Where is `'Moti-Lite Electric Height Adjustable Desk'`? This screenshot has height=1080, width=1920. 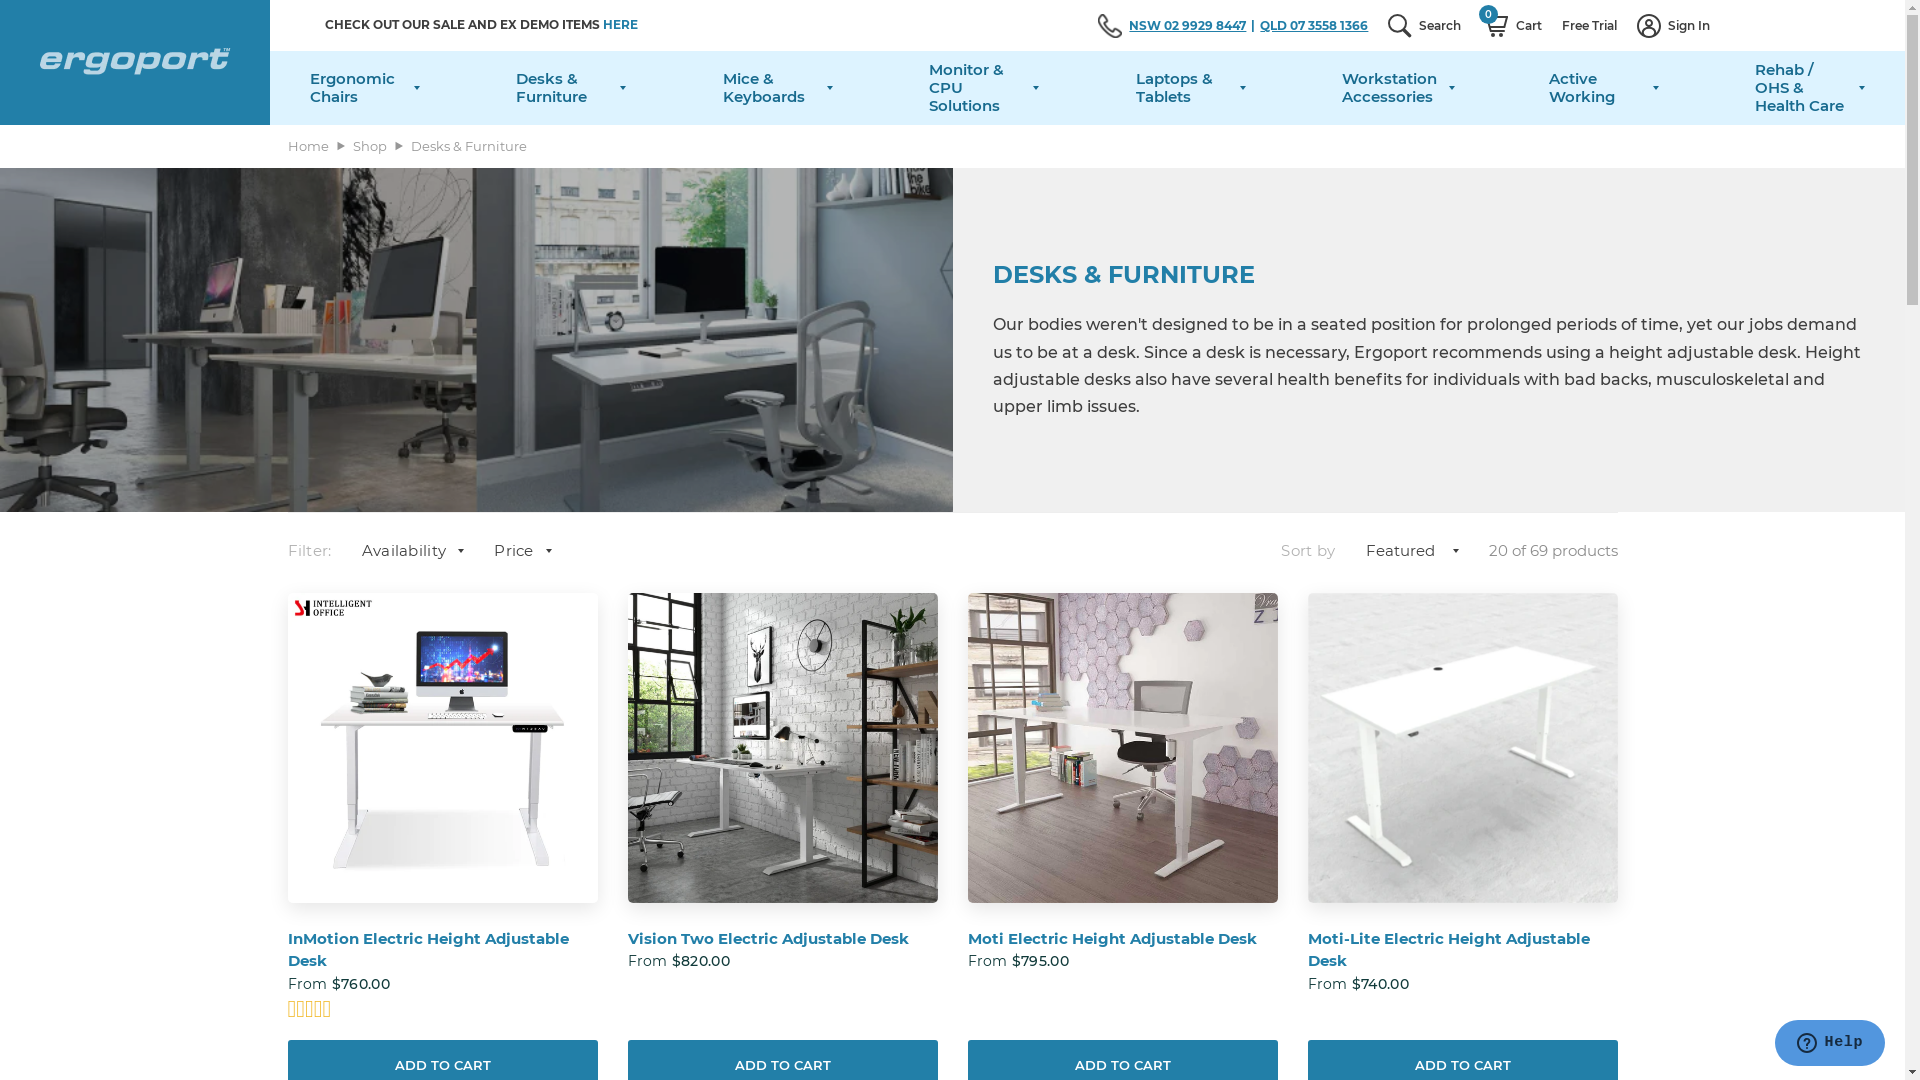 'Moti-Lite Electric Height Adjustable Desk' is located at coordinates (1463, 949).